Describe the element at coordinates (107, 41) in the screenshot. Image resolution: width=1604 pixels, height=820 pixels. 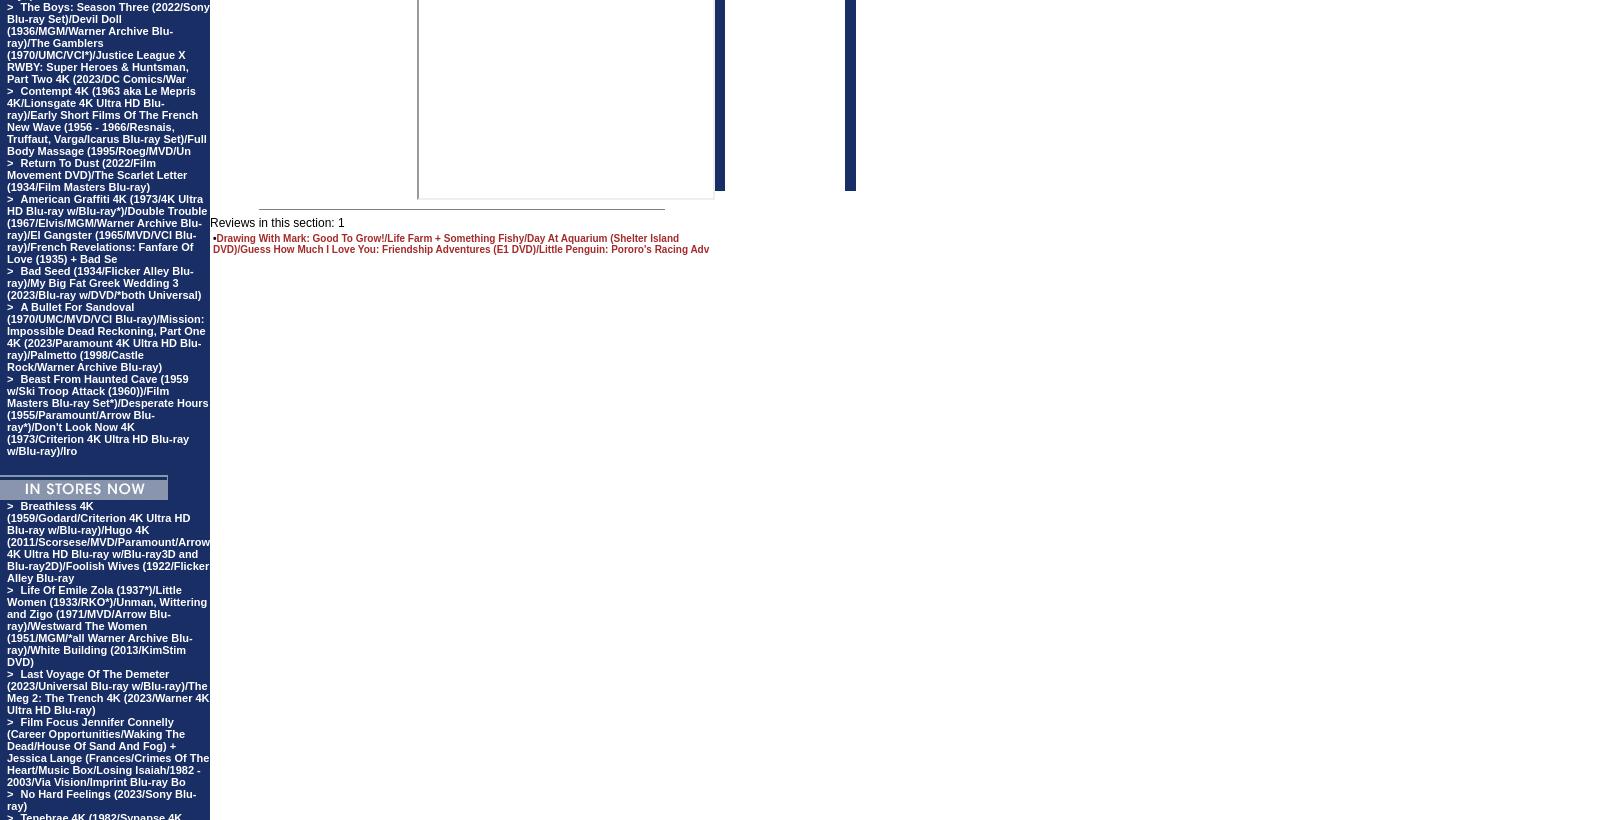
I see `'The Boys: Season Three (2022/Sony Blu-ray Set)/Devil Doll (1936/MGM/Warner Archive Blu-ray)/The Gamblers (1970/UMC/VCI*)/Justice League X RWBY: Super Heroes & Huntsman, Part Two 4K (2023/DC Comics/War'` at that location.